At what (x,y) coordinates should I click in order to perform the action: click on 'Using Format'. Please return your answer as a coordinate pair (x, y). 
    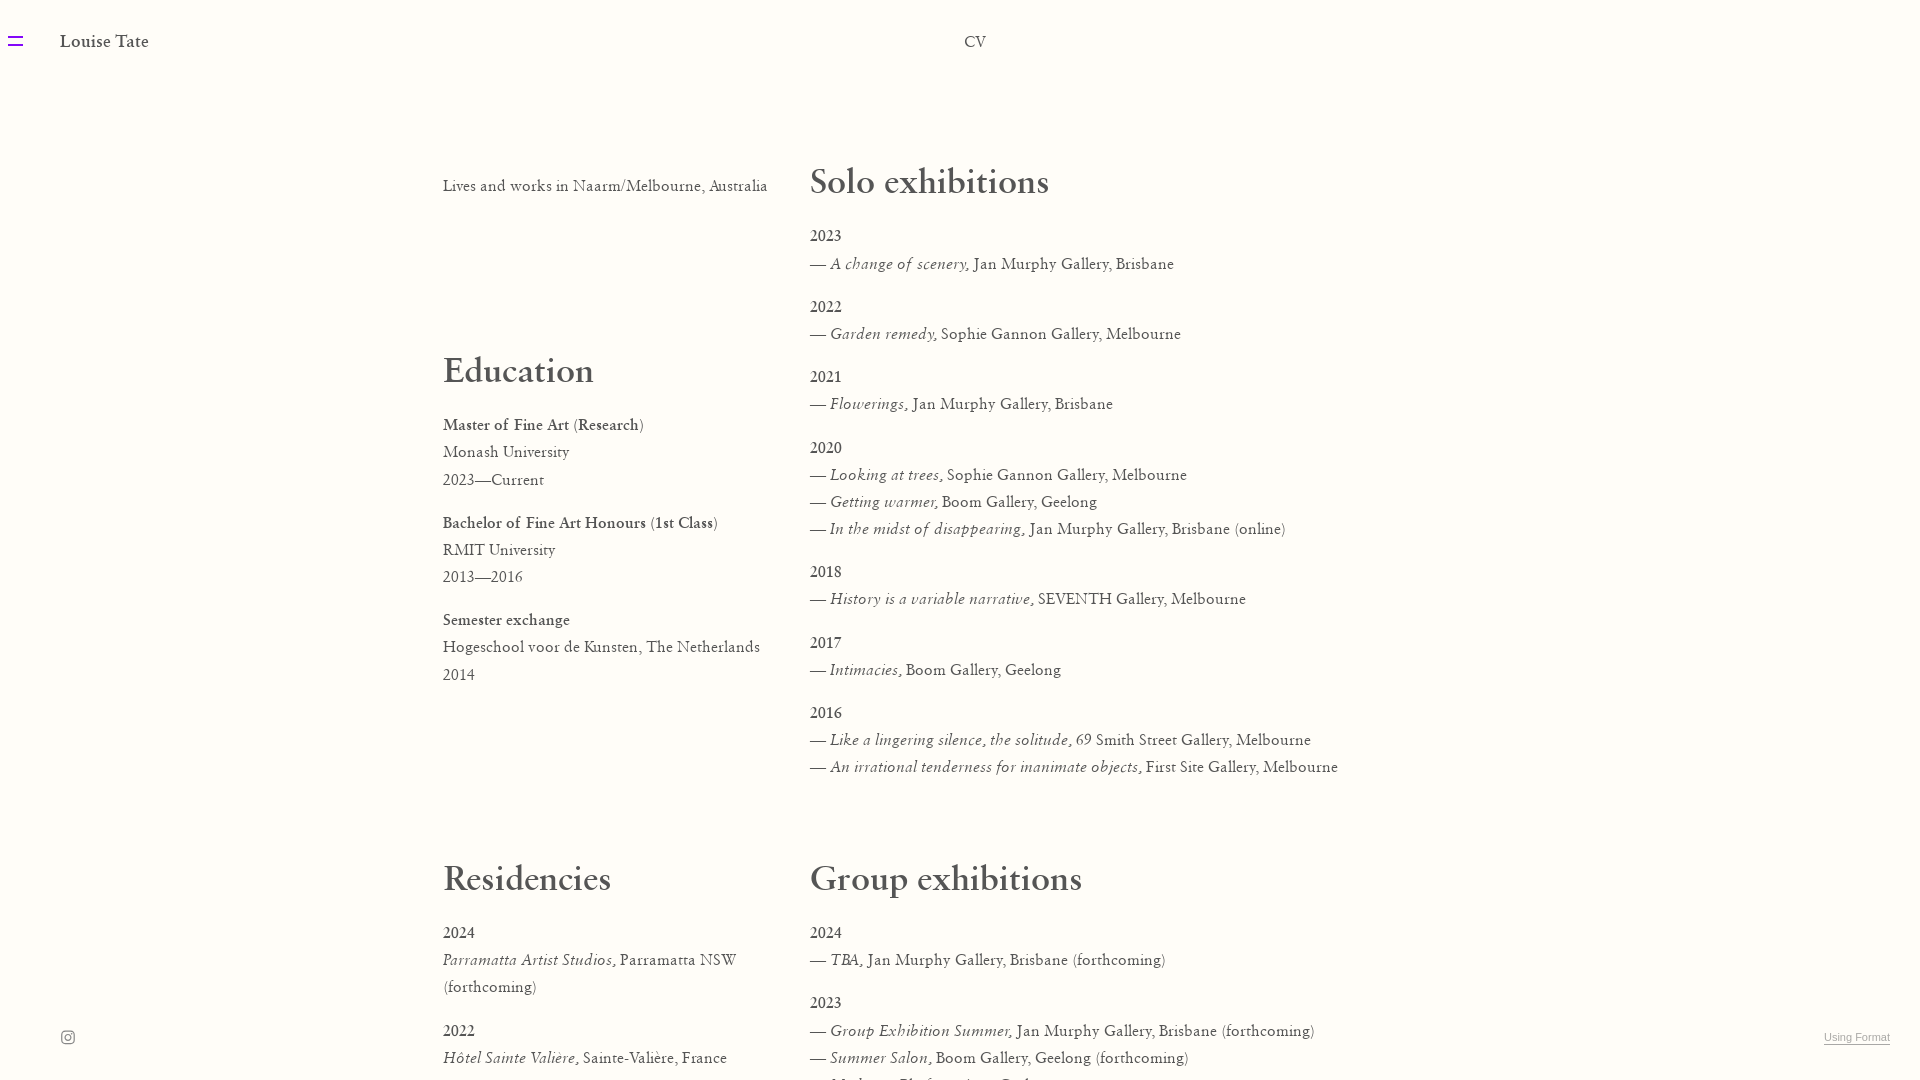
    Looking at the image, I should click on (1824, 1036).